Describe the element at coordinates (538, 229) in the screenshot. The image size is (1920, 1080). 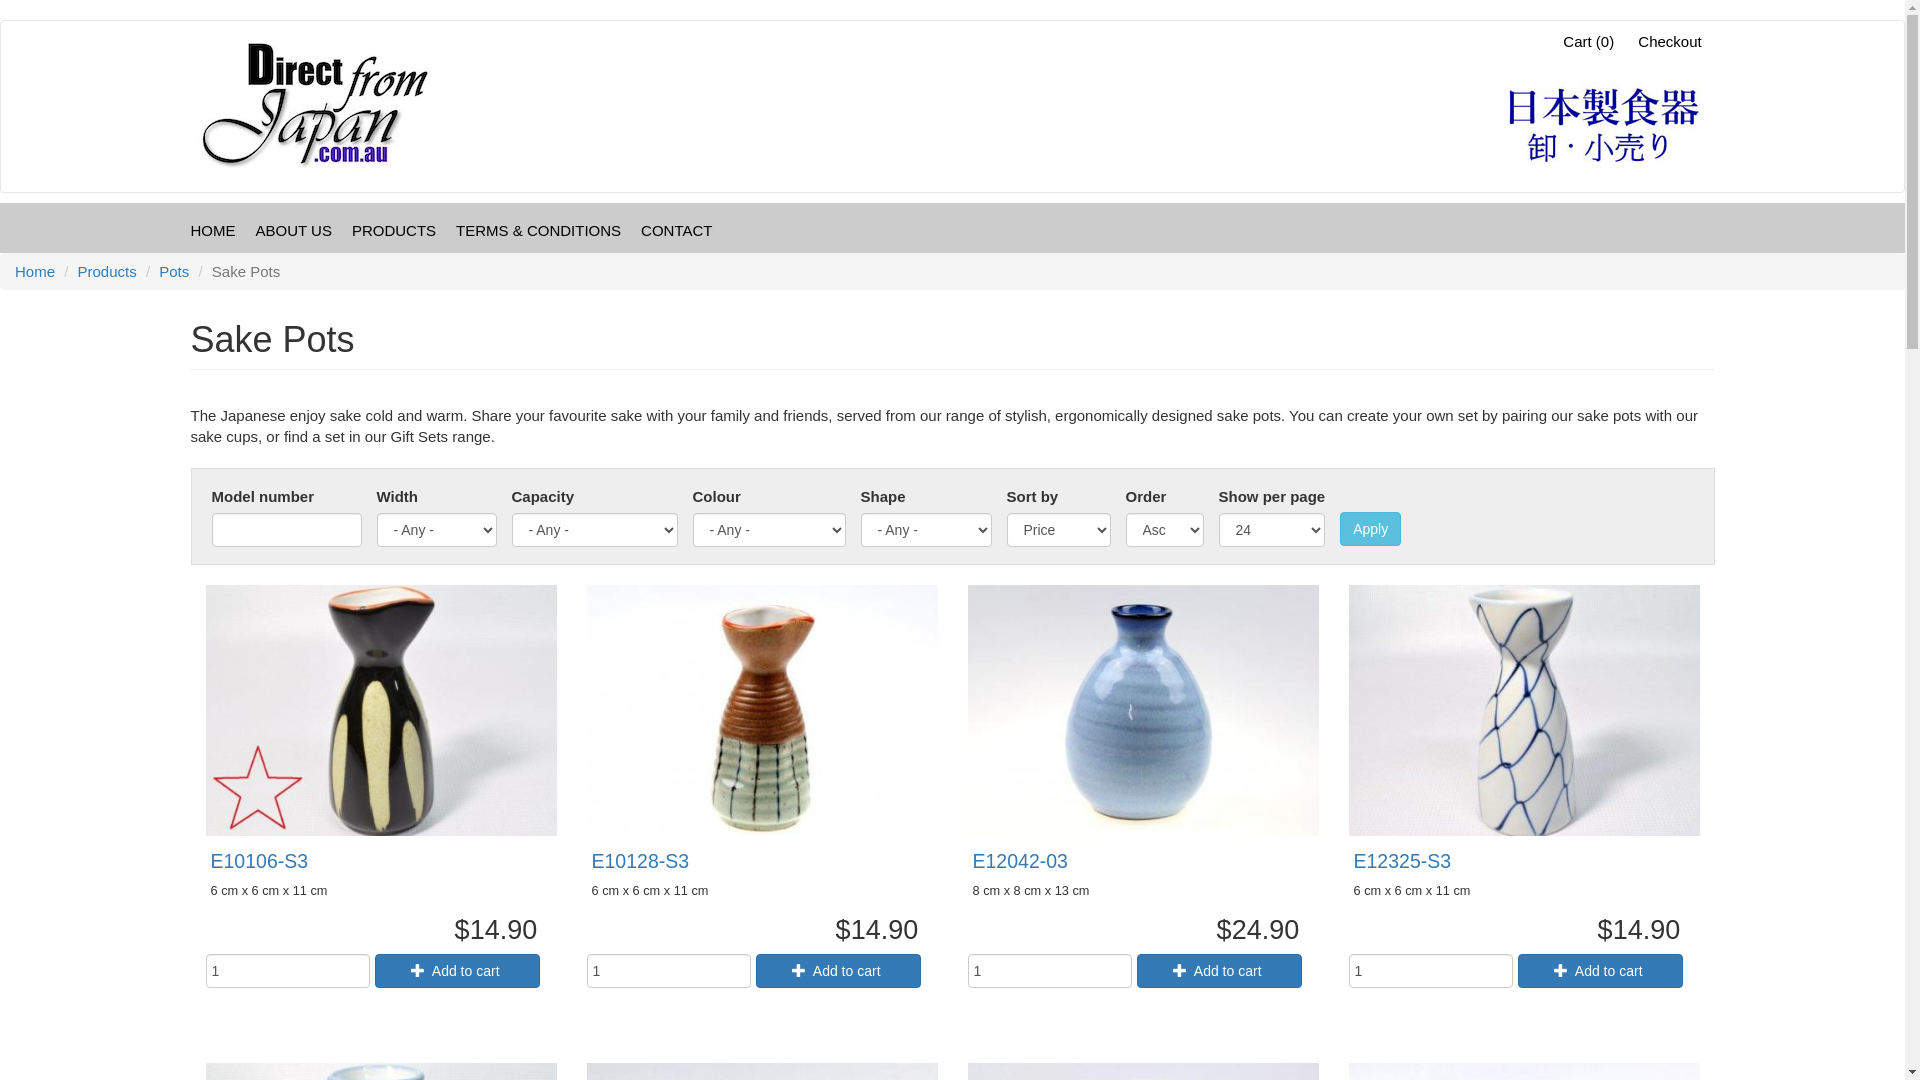
I see `'TERMS & CONDITIONS'` at that location.